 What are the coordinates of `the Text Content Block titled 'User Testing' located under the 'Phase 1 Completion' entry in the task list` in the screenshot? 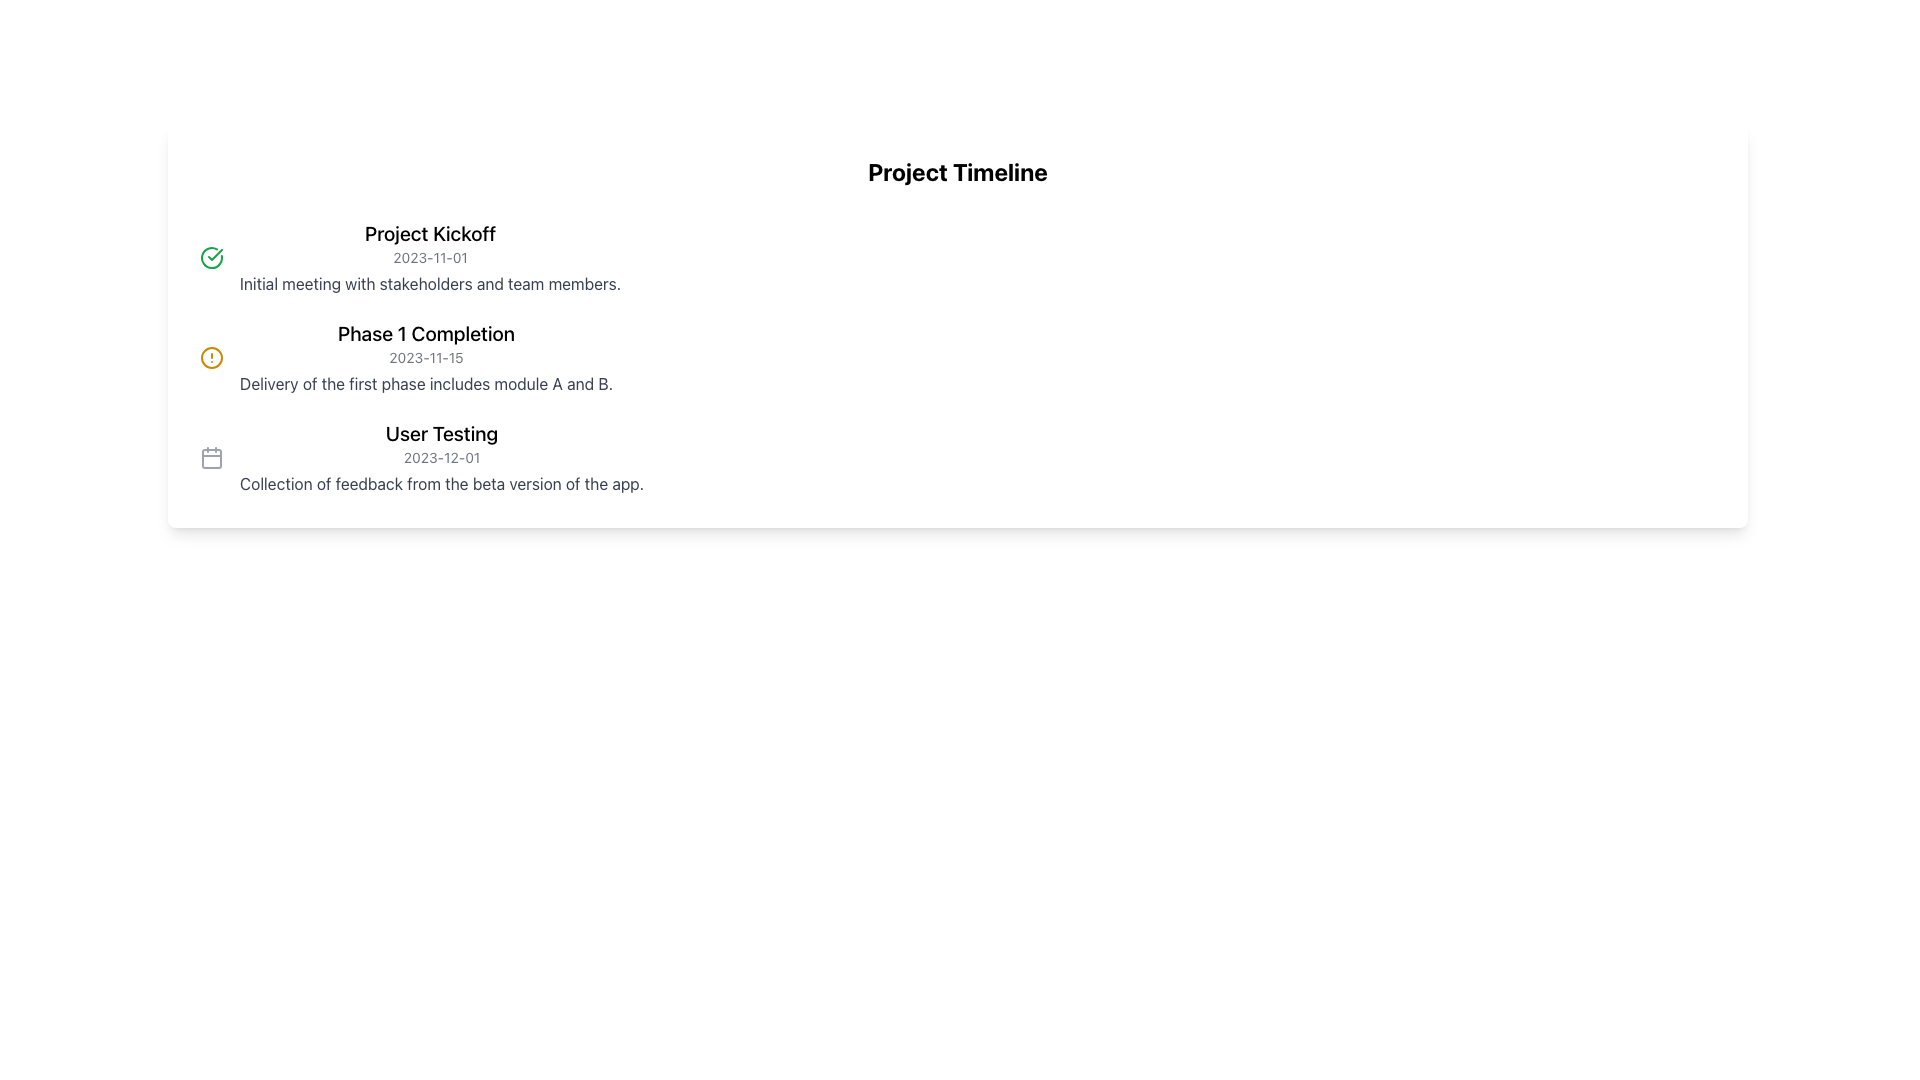 It's located at (440, 458).